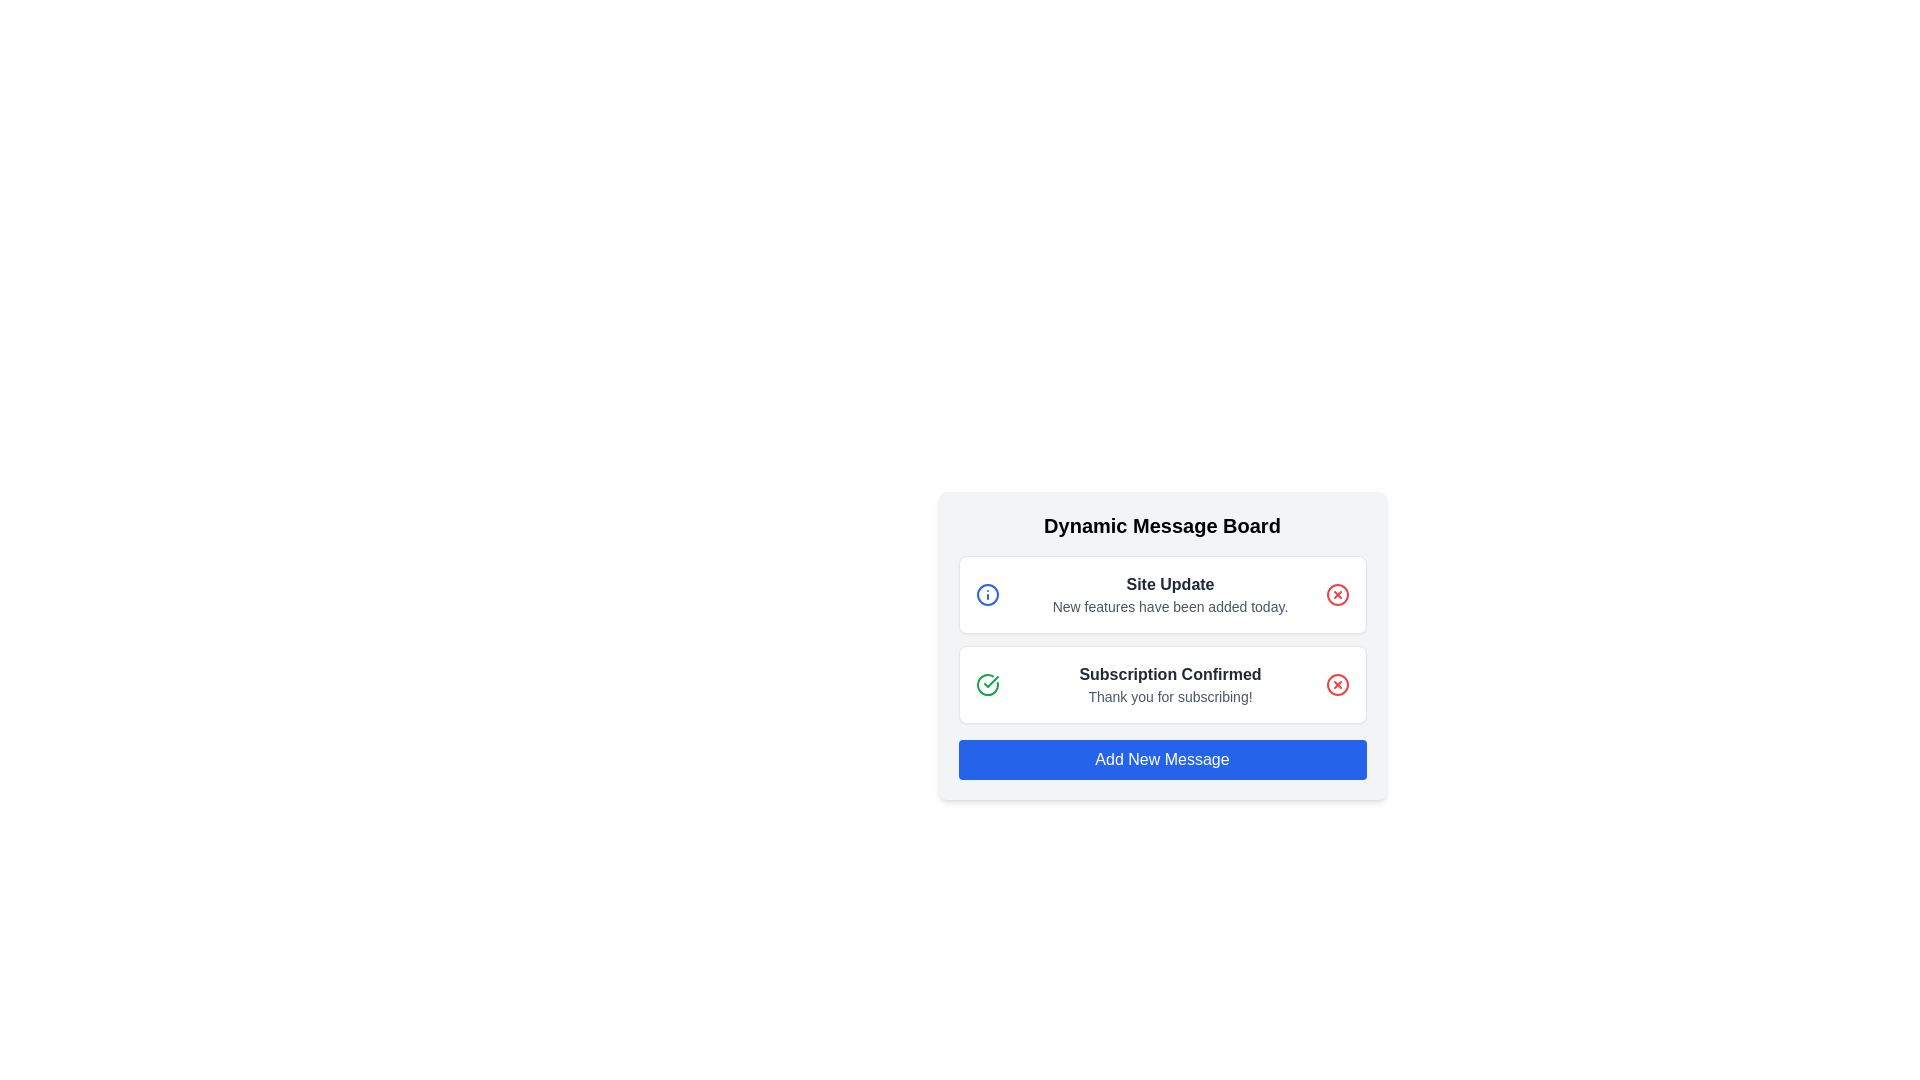 The width and height of the screenshot is (1920, 1080). Describe the element at coordinates (1170, 593) in the screenshot. I see `the text block that displays 'Site Update' and 'New features have been added today.'` at that location.